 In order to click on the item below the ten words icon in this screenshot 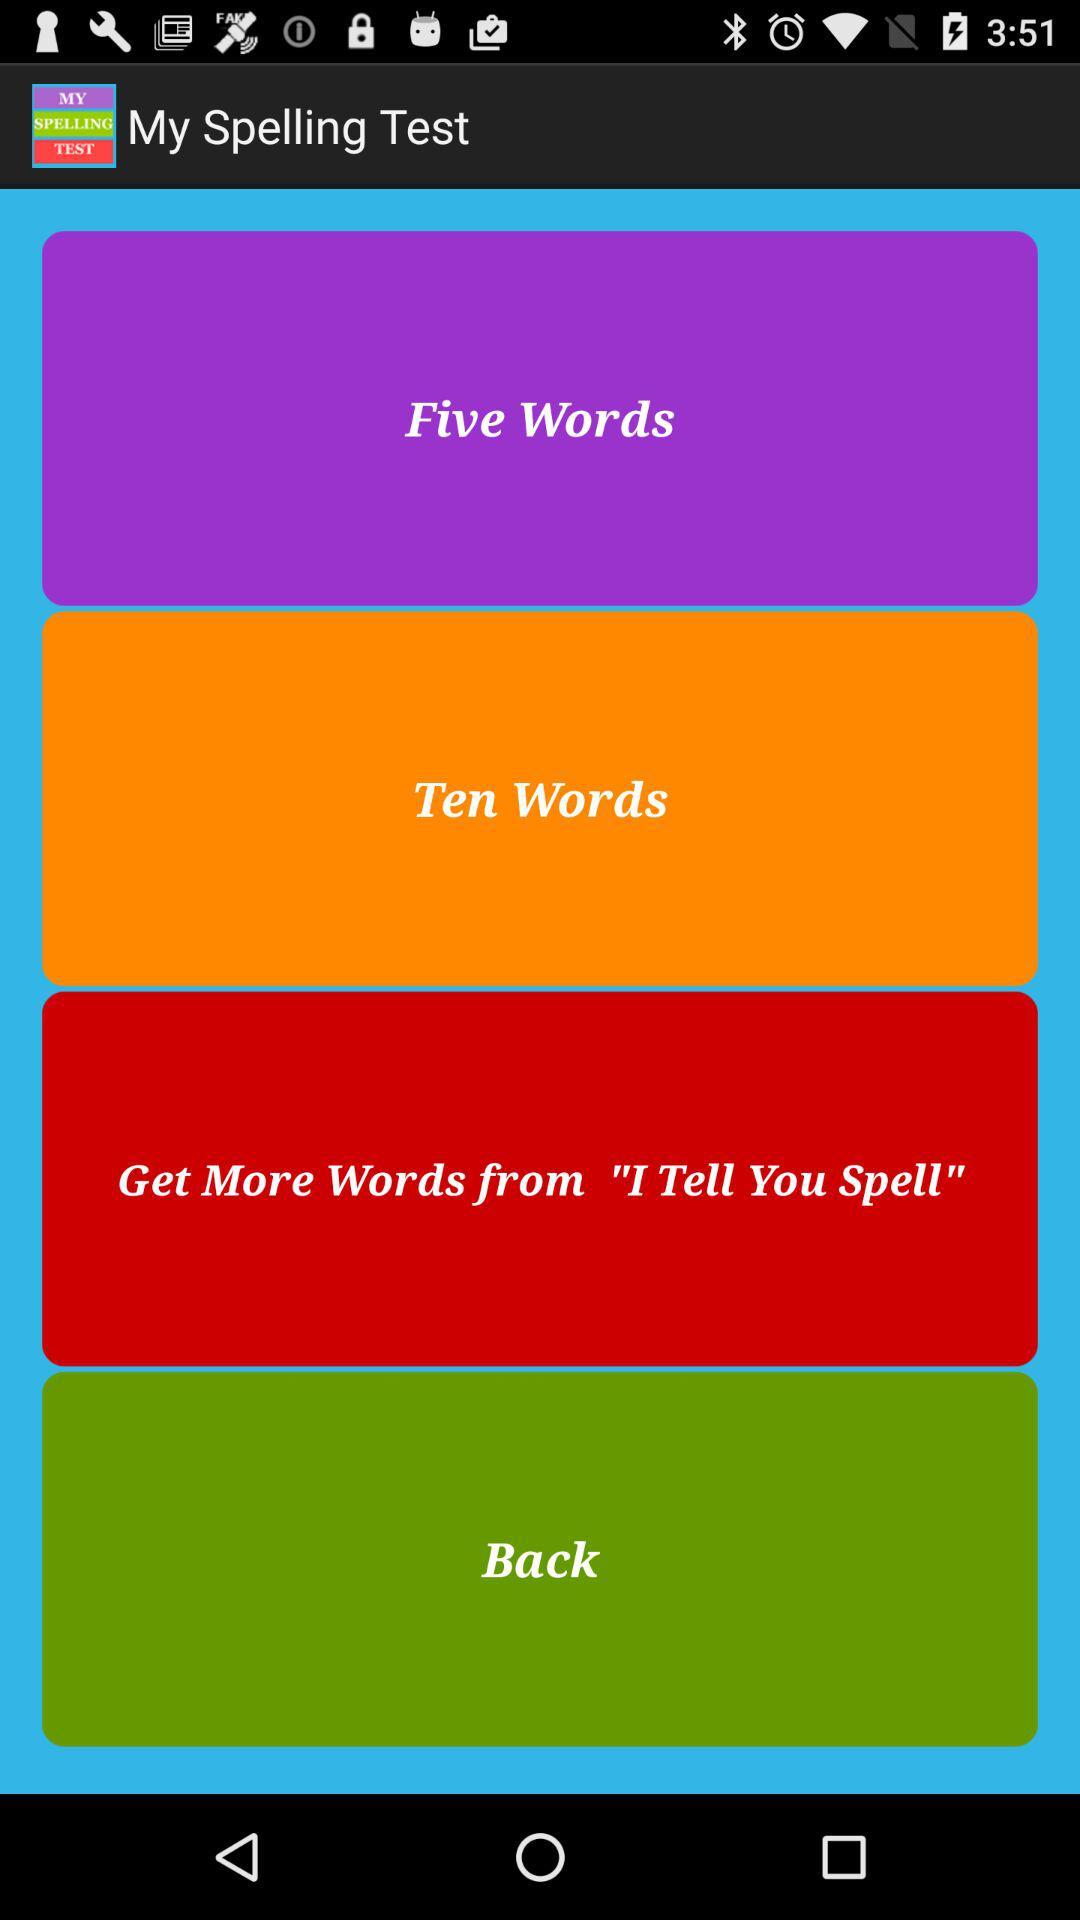, I will do `click(540, 1179)`.